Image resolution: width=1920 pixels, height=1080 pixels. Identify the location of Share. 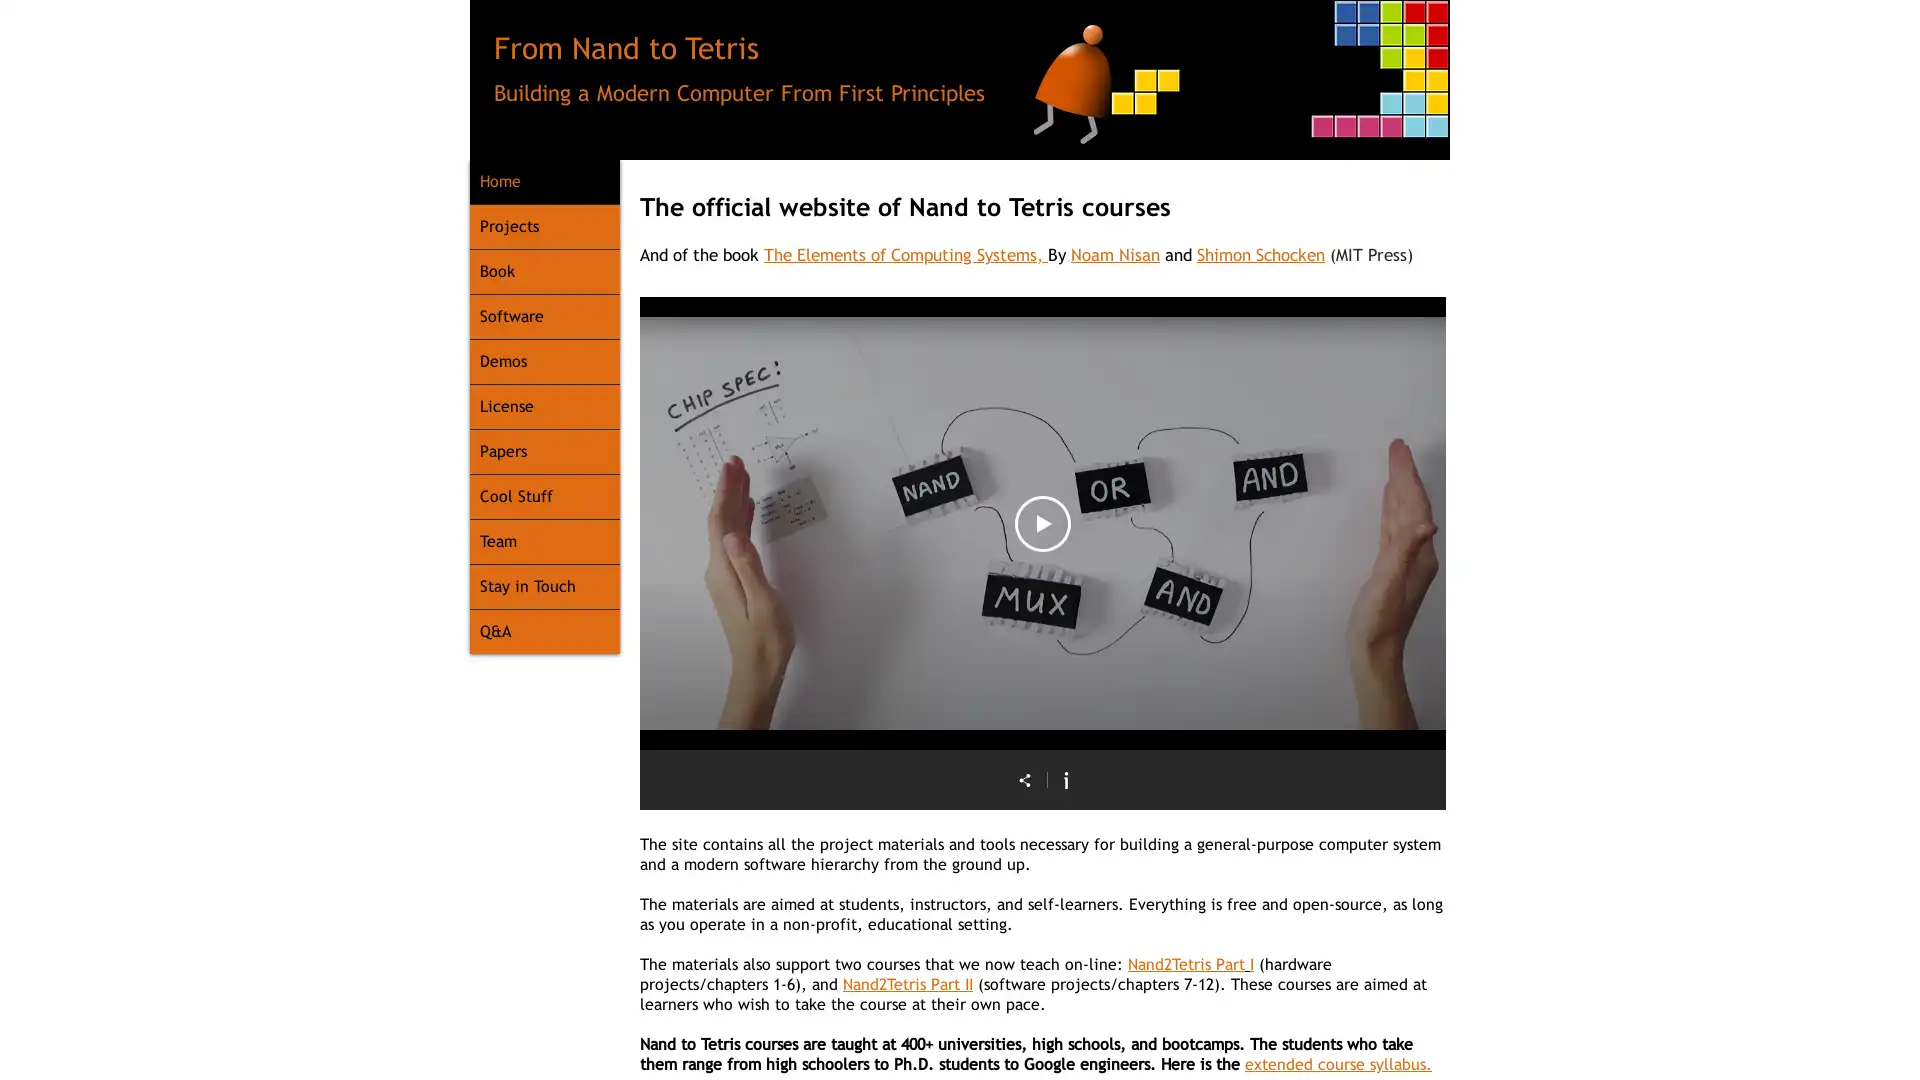
(1025, 778).